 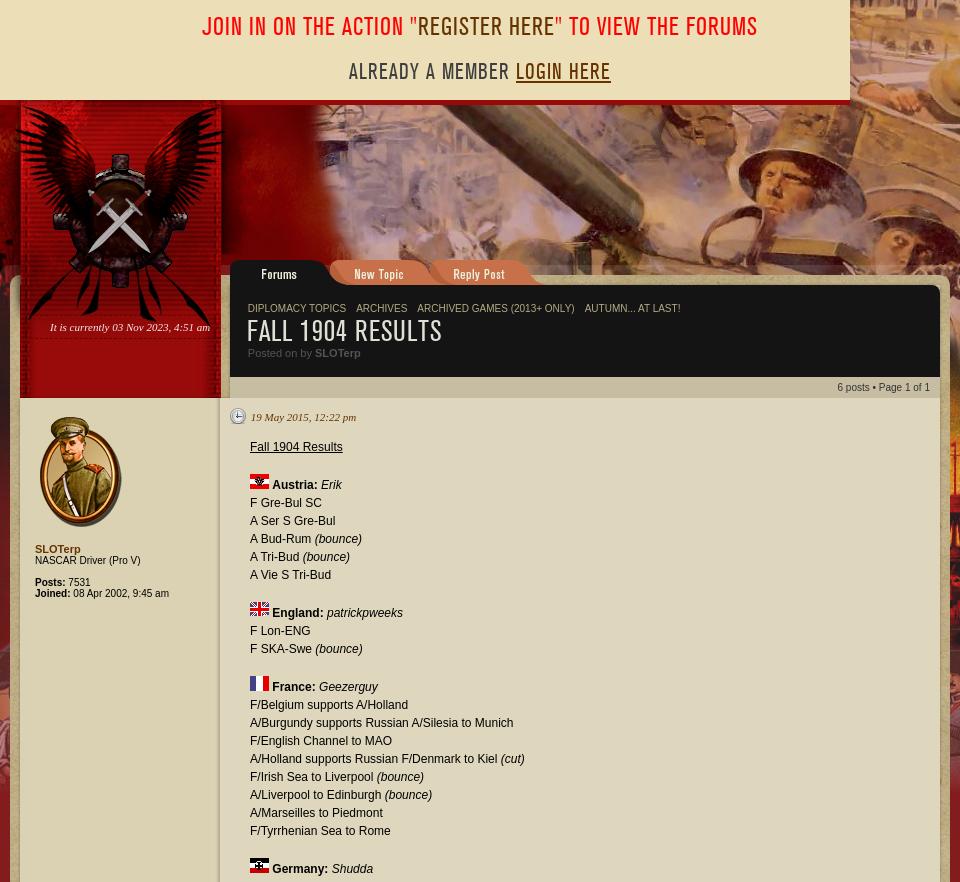 What do you see at coordinates (432, 71) in the screenshot?
I see `'Already a Member'` at bounding box center [432, 71].